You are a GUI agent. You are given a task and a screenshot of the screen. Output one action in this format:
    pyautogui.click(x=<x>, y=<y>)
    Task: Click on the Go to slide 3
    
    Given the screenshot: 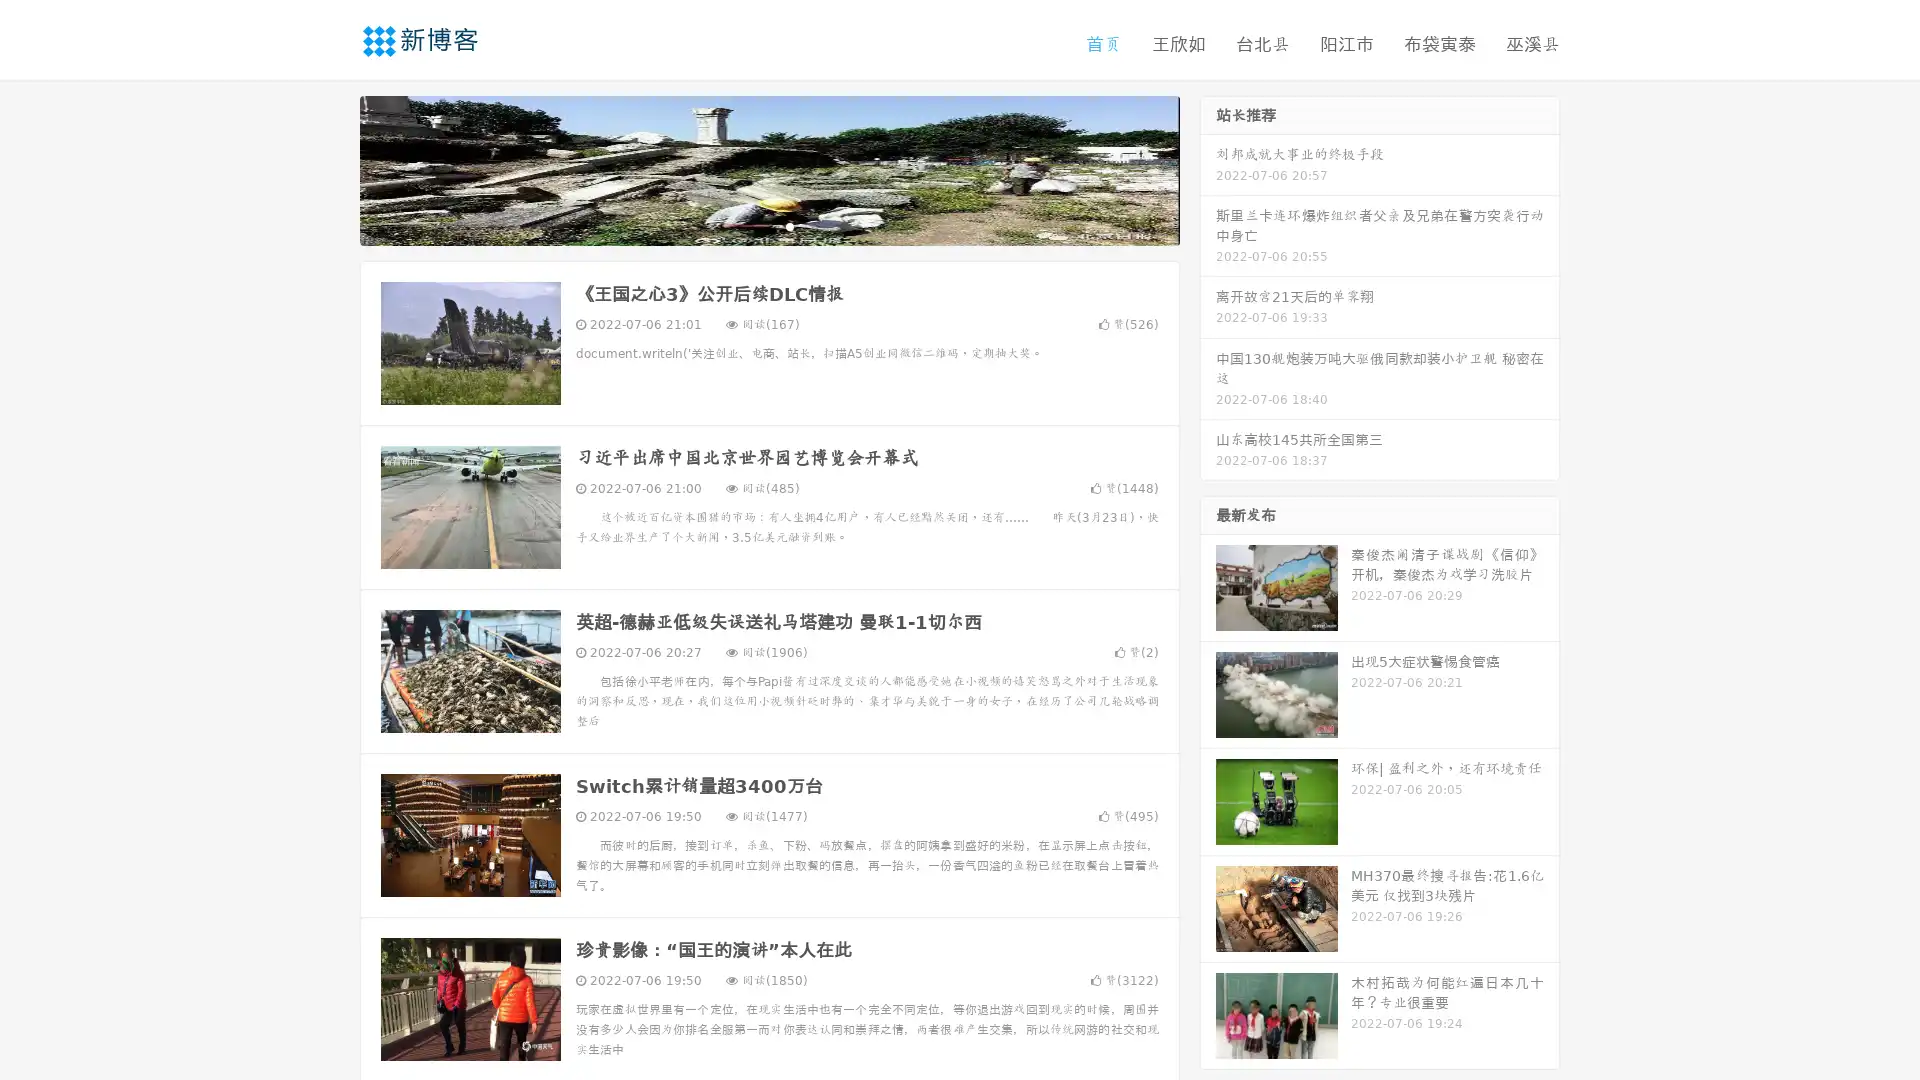 What is the action you would take?
    pyautogui.click(x=789, y=225)
    